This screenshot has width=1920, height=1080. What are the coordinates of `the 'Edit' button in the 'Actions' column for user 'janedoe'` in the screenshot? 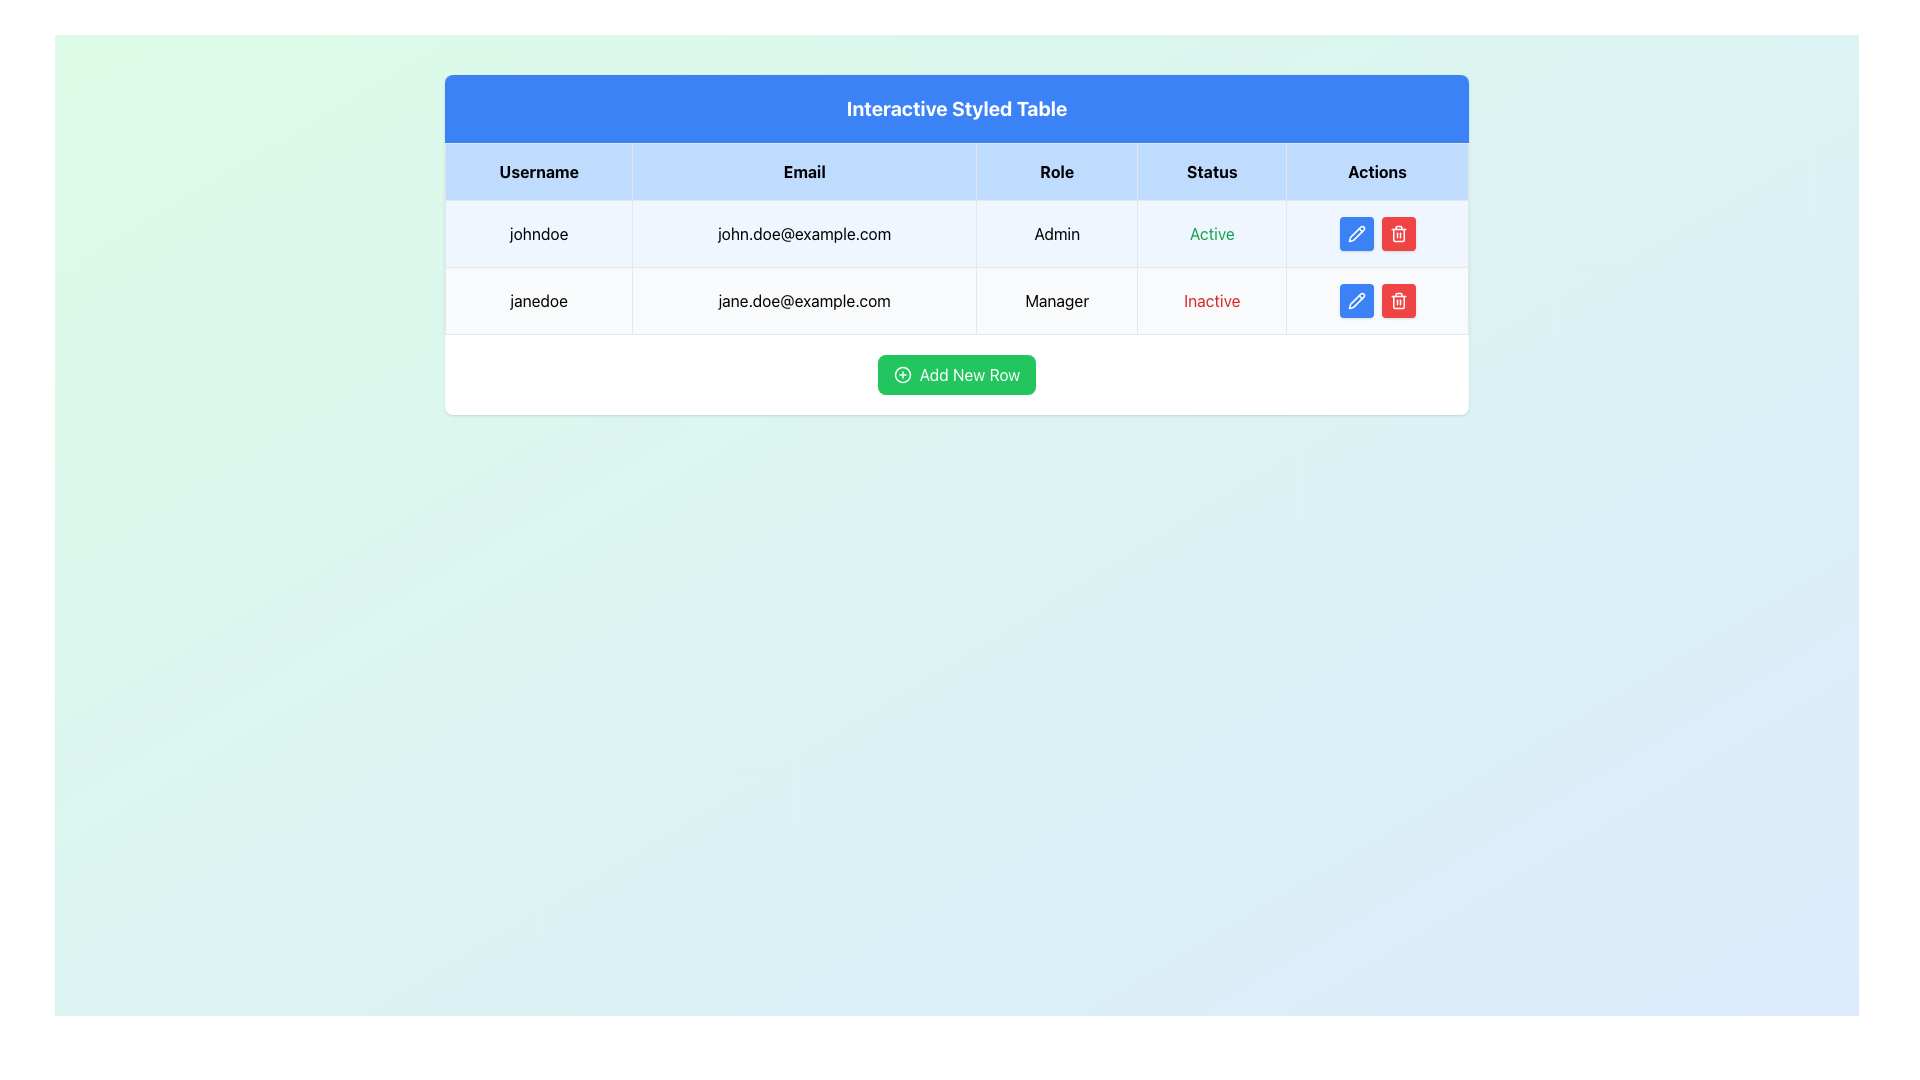 It's located at (1356, 300).